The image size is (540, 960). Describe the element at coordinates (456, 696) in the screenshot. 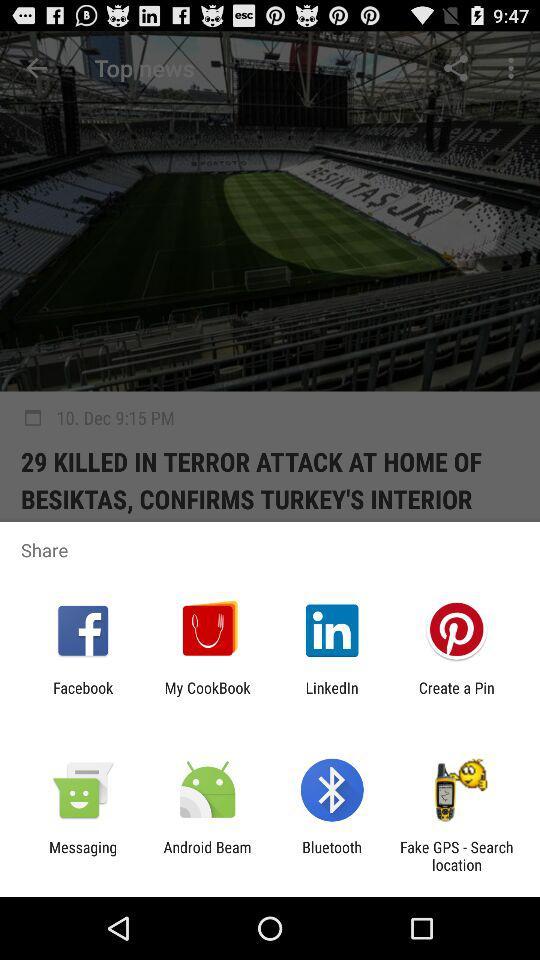

I see `the app to the right of linkedin icon` at that location.